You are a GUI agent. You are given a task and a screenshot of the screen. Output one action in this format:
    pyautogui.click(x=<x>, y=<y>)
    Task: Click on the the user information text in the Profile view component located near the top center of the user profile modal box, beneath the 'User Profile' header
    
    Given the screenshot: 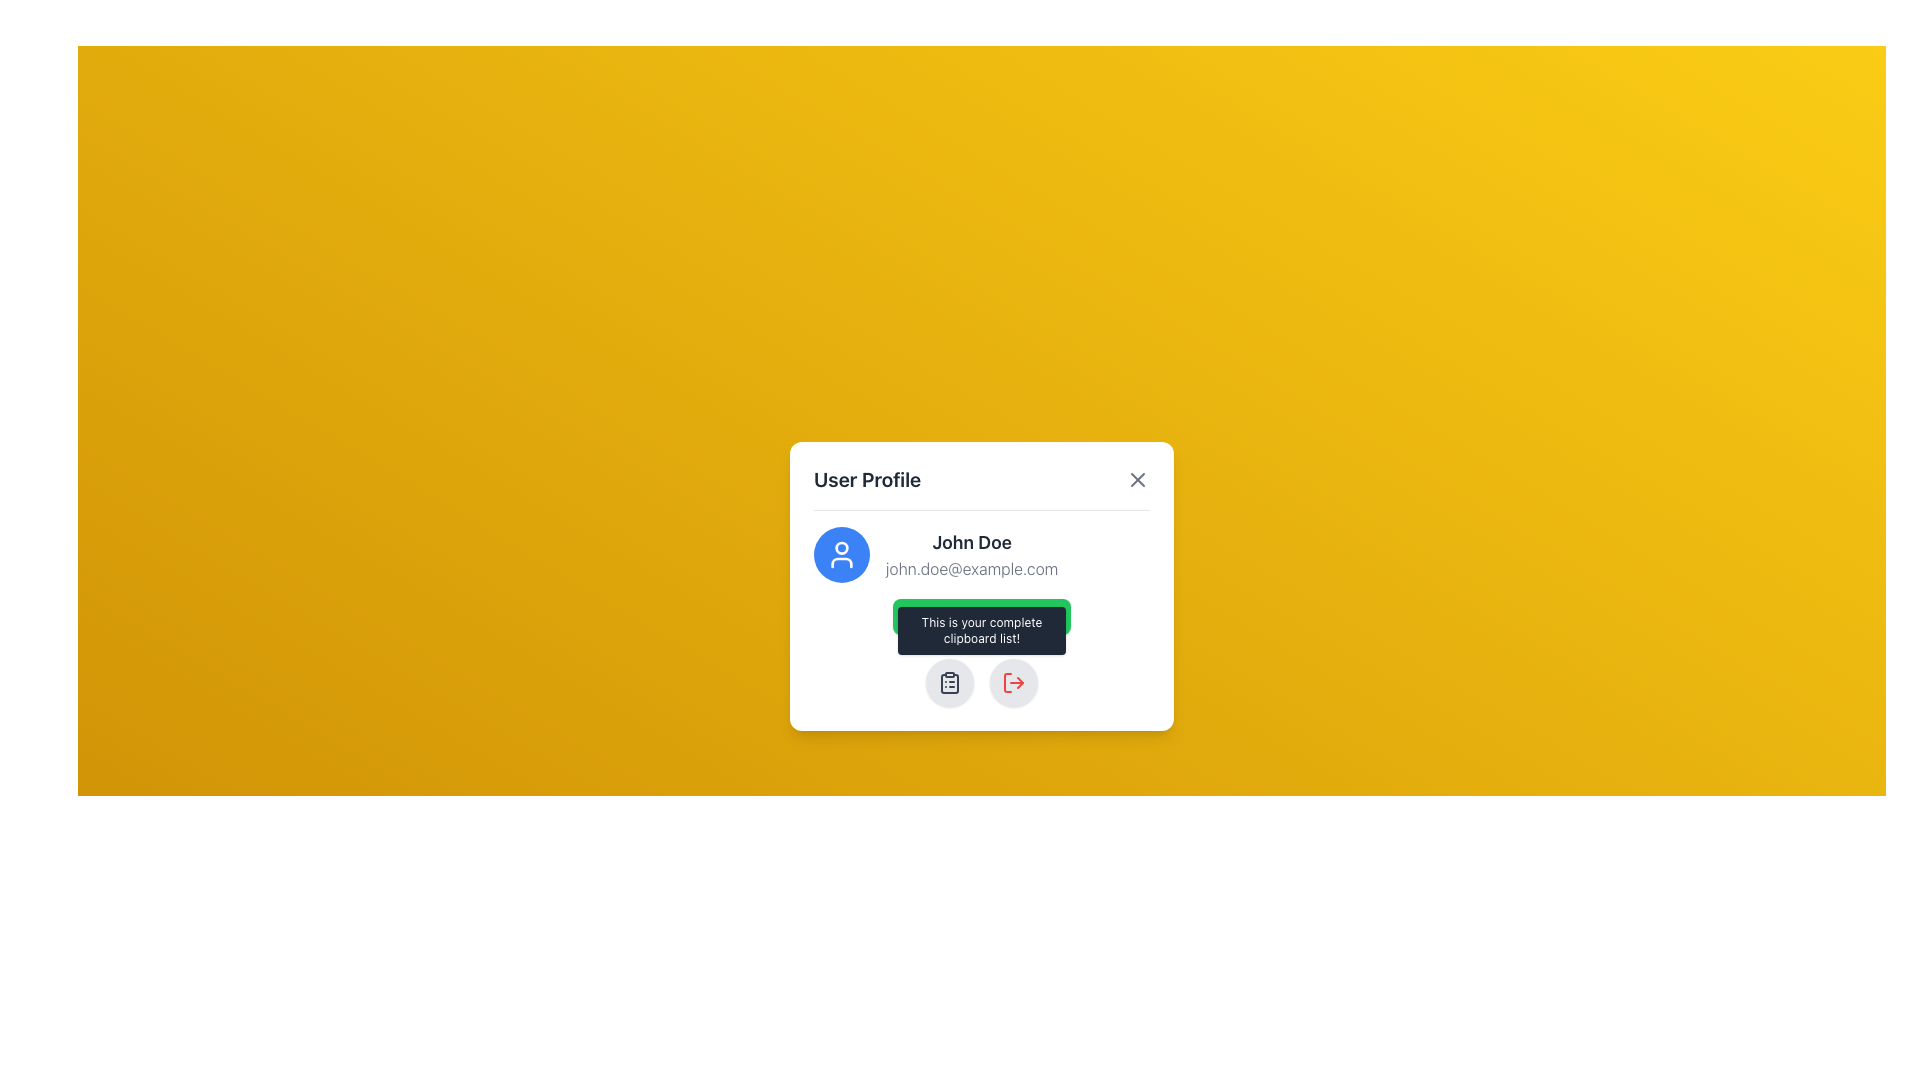 What is the action you would take?
    pyautogui.click(x=982, y=554)
    